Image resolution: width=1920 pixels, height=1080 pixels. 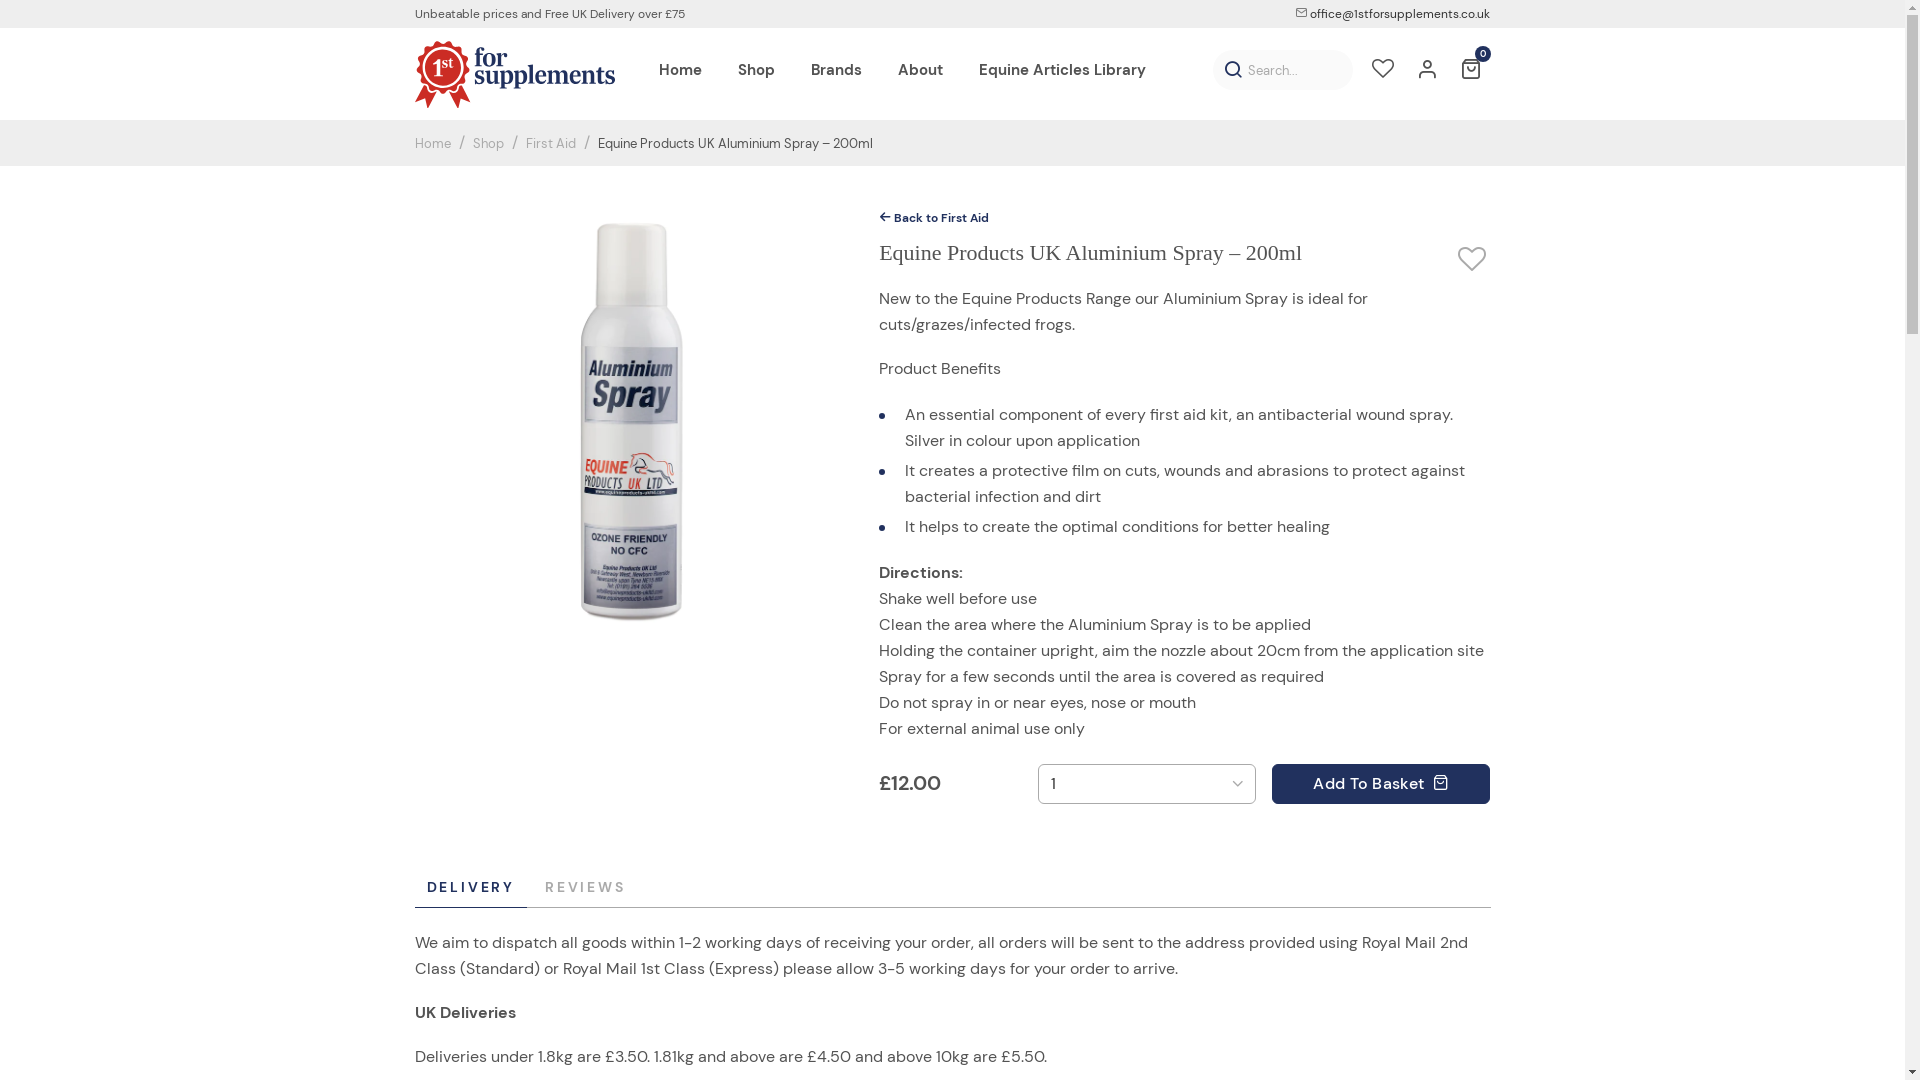 I want to click on 'Account', so click(x=1424, y=69).